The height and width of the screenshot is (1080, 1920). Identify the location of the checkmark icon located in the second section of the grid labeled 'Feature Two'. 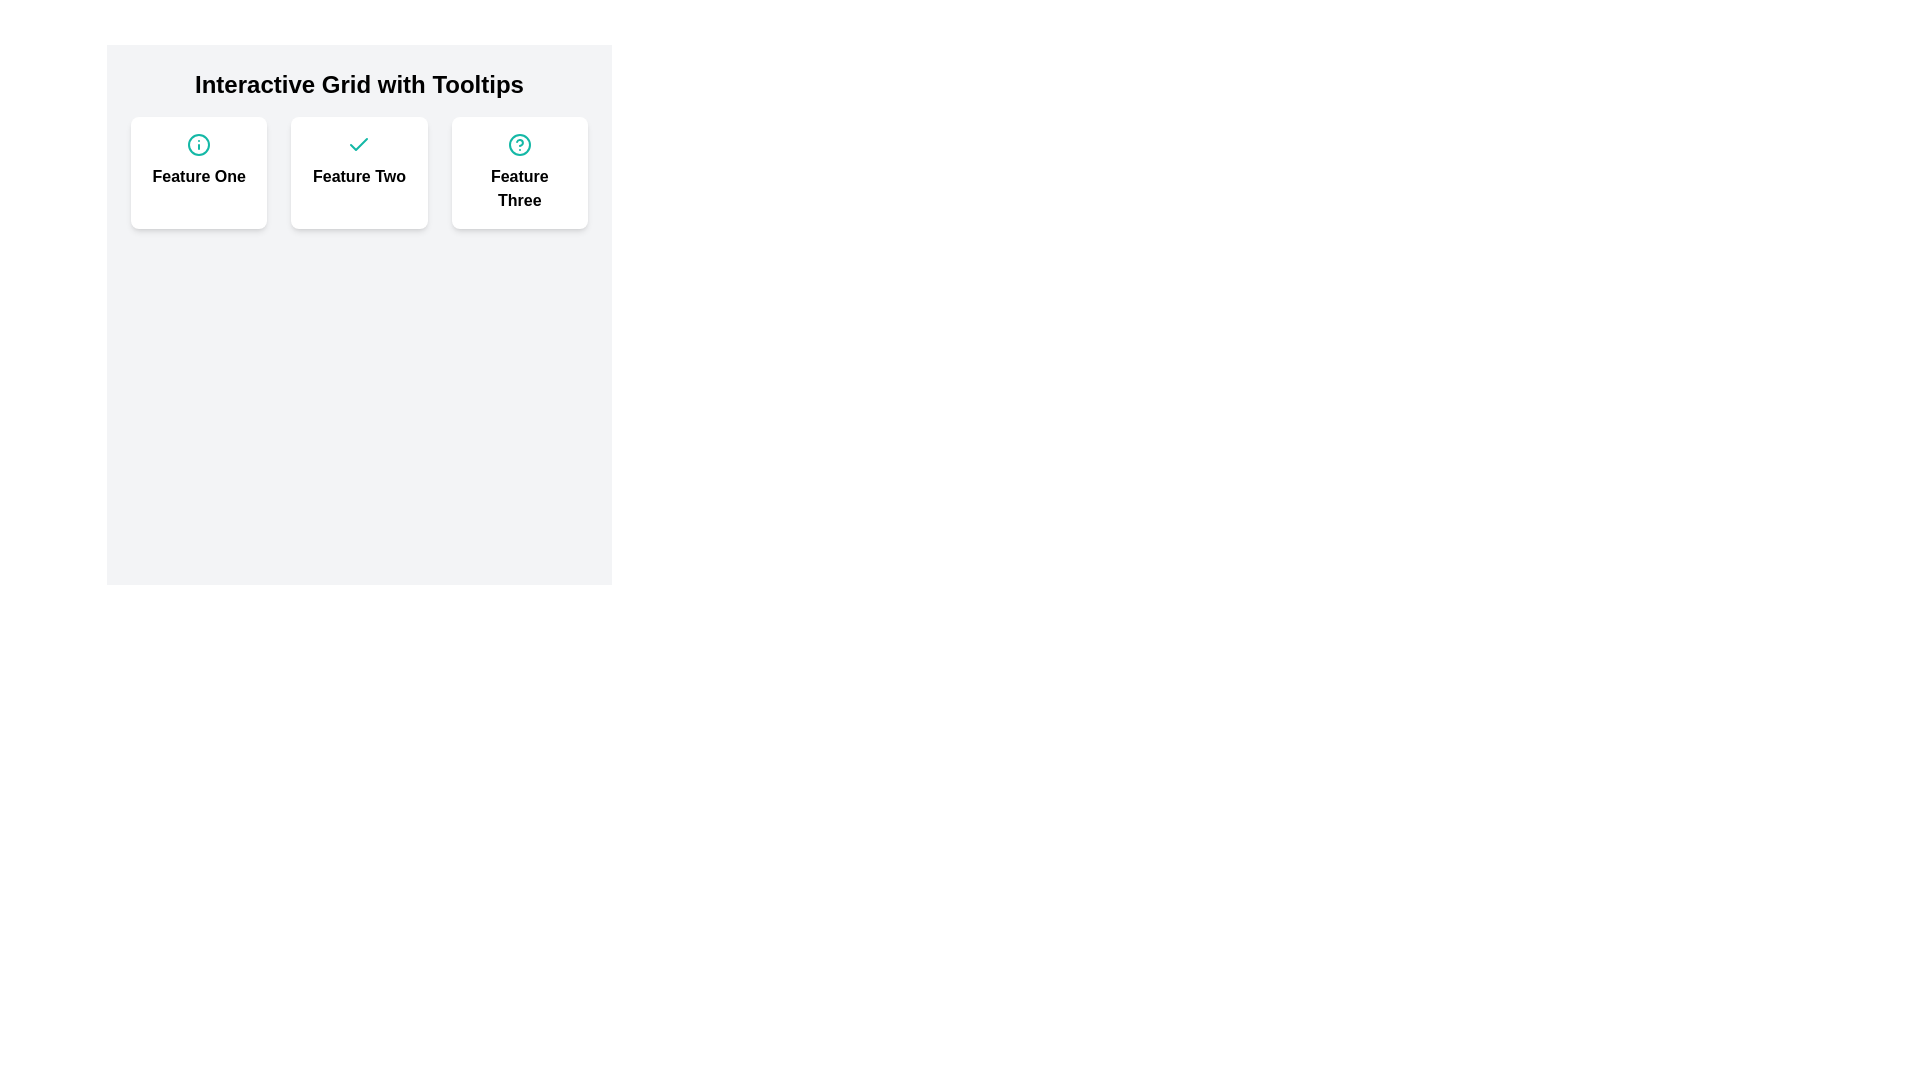
(359, 143).